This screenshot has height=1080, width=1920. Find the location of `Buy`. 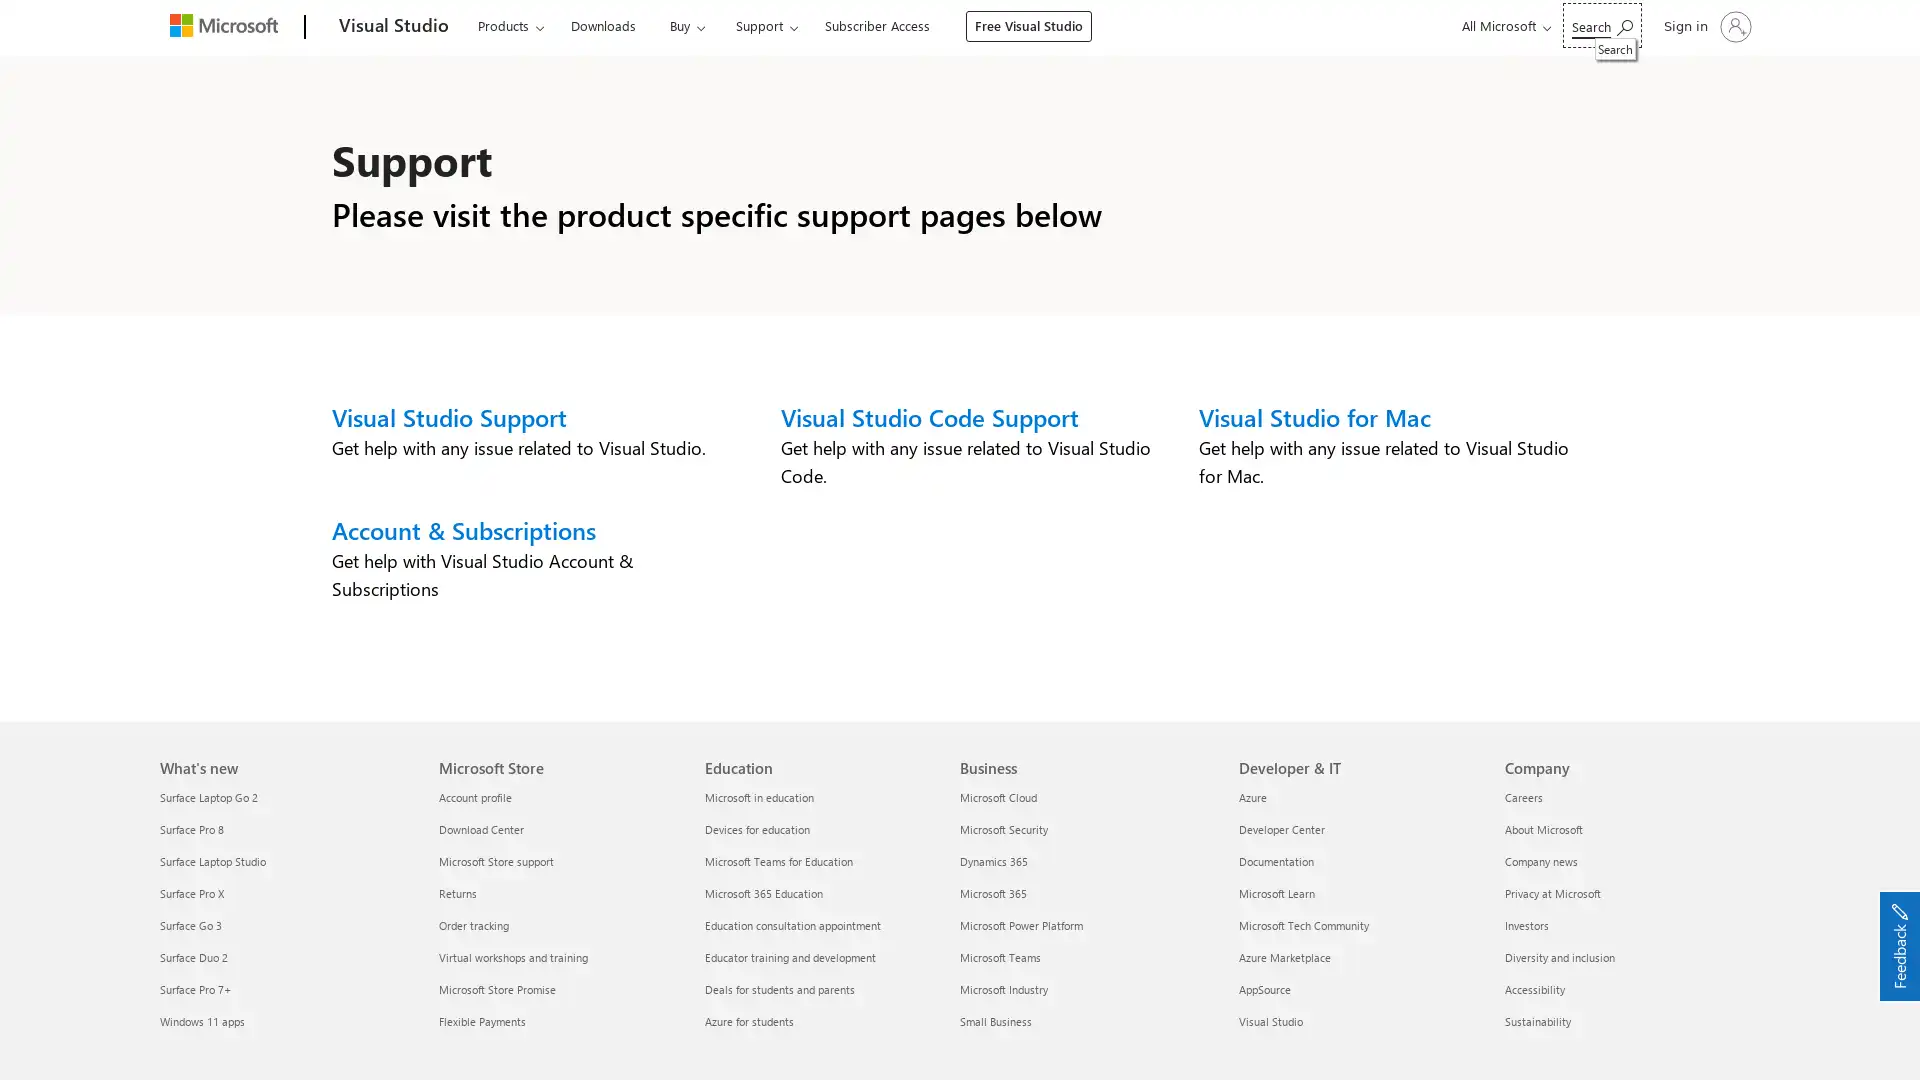

Buy is located at coordinates (678, 26).